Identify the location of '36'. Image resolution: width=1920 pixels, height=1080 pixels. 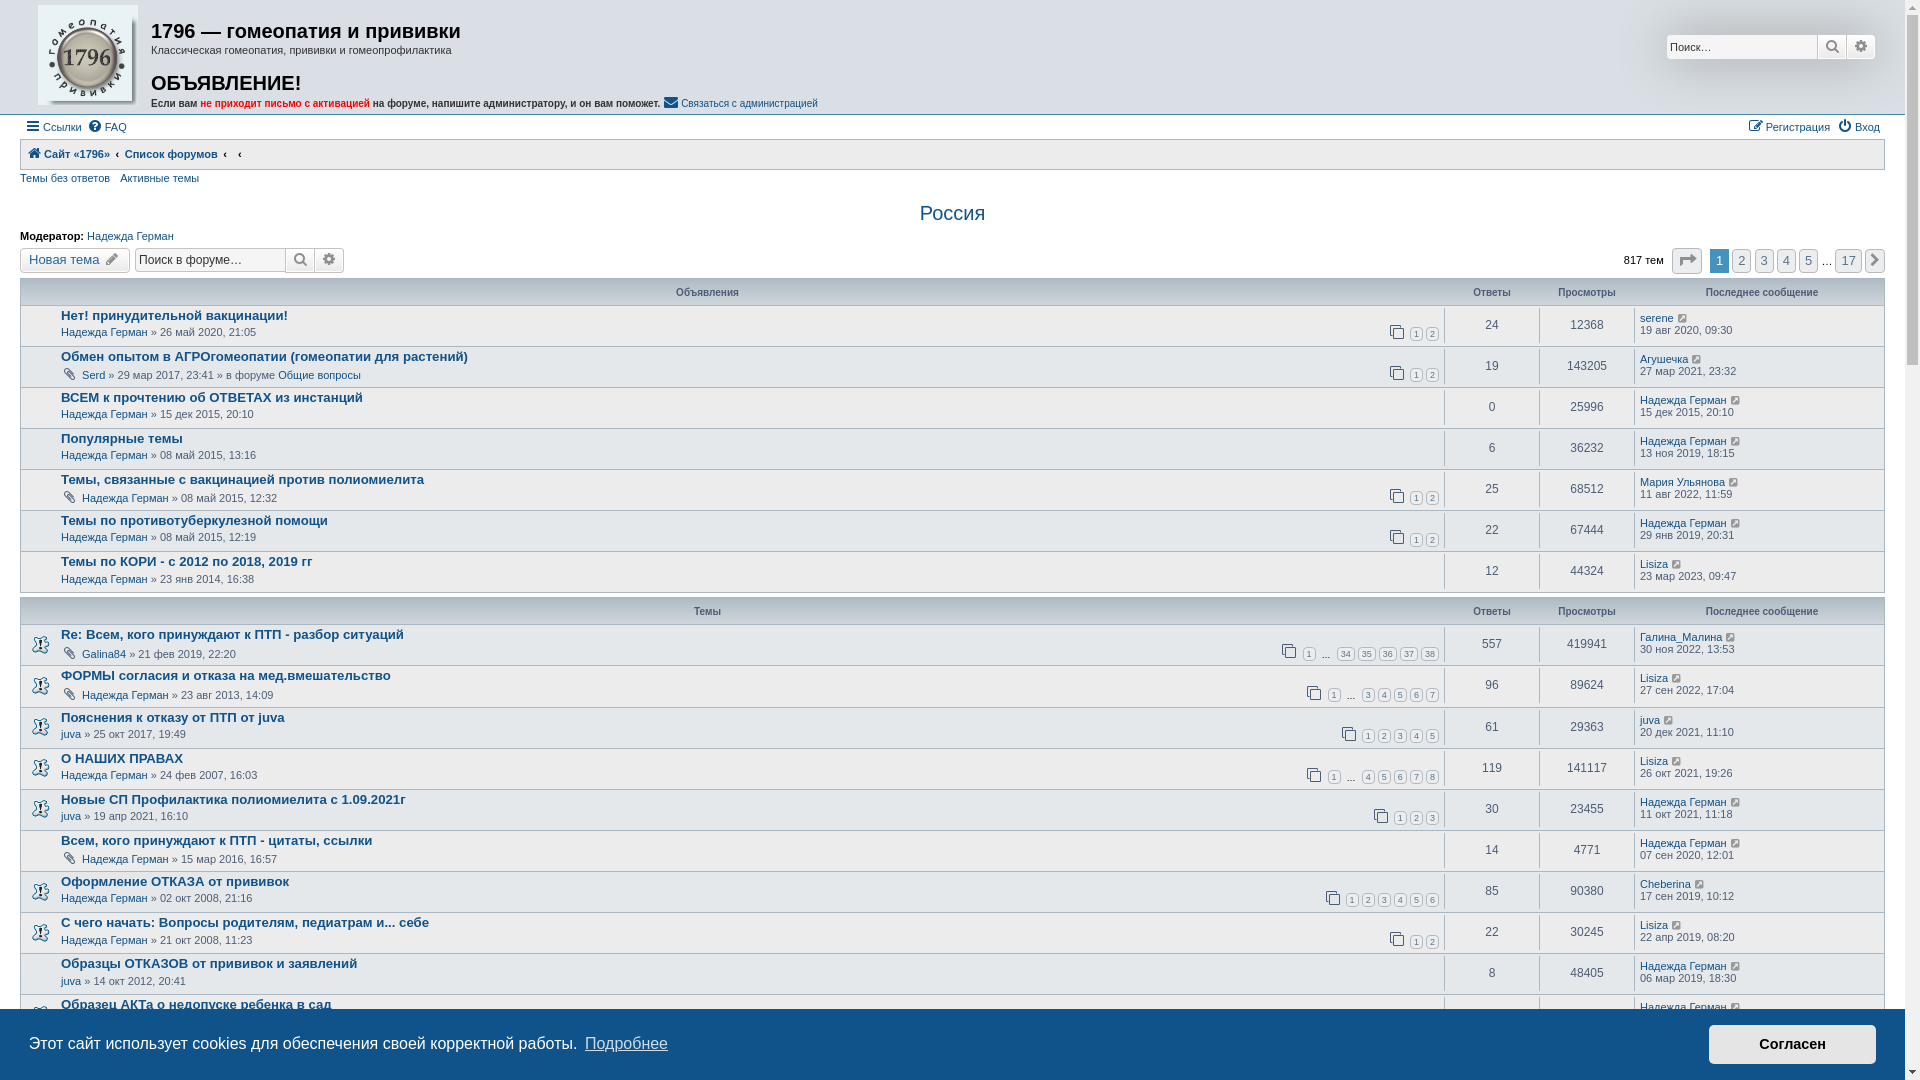
(1386, 654).